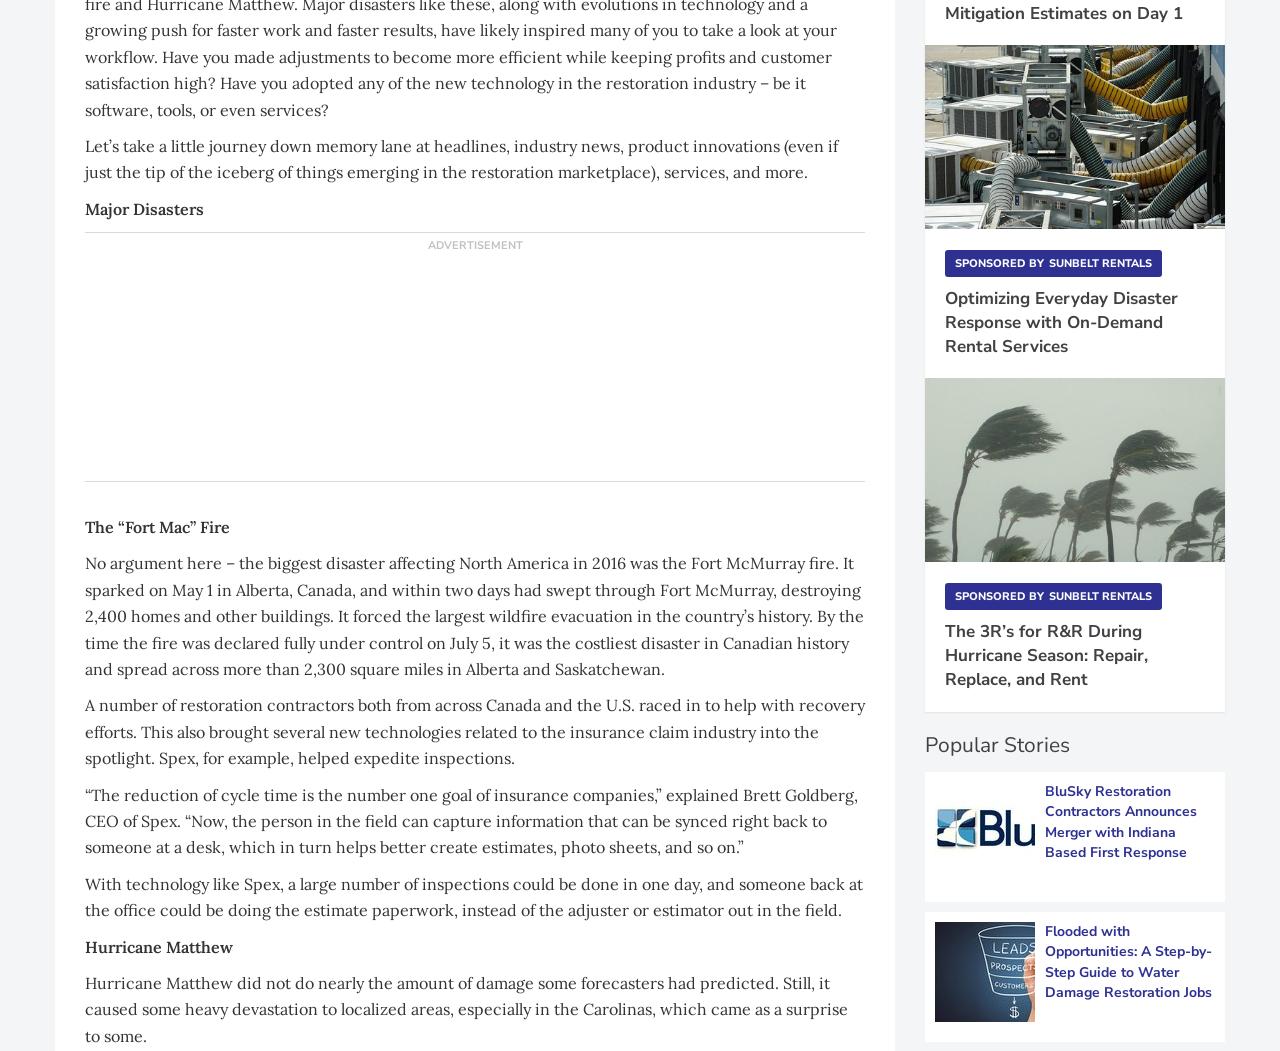 The width and height of the screenshot is (1280, 1051). I want to click on 'A number of restoration contractors both from across Canada and the U.S. raced in to help with recovery efforts. This also brought several new technologies related to the insurance claim industry into the spotlight. Spex, for example, helped expedite inspections.', so click(474, 731).